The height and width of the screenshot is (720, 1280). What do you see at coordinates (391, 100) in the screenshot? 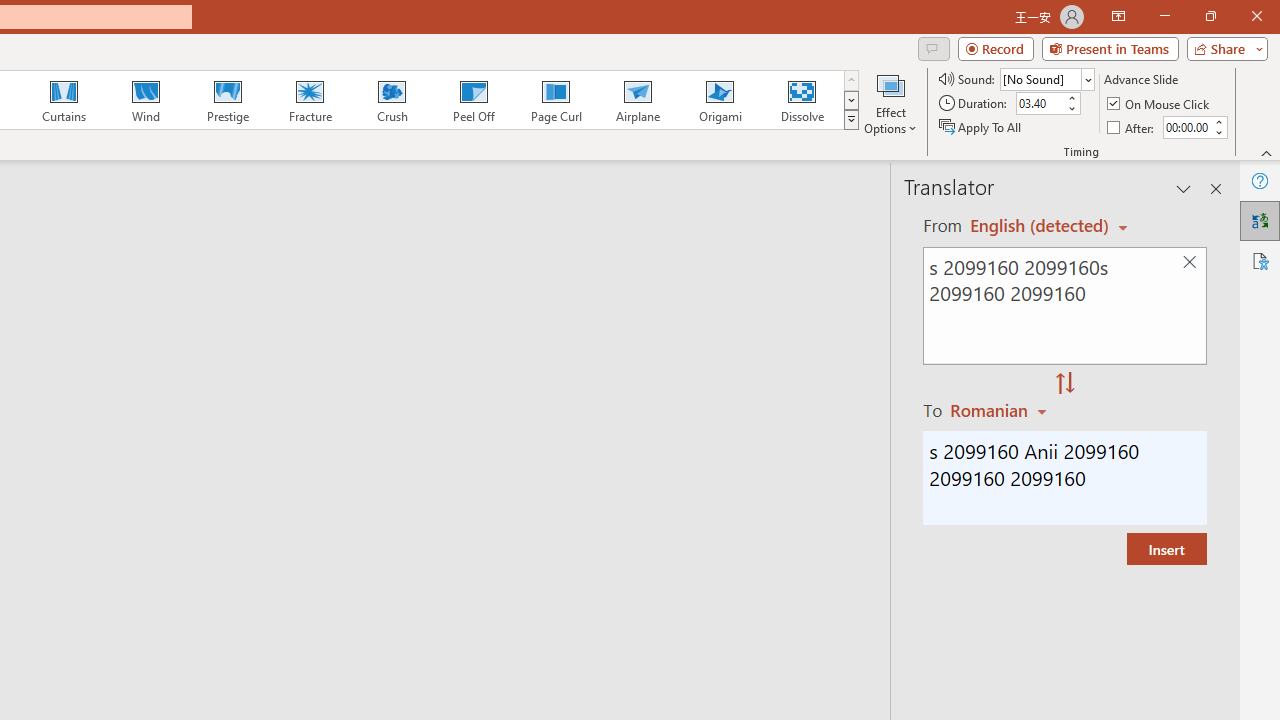
I see `'Crush'` at bounding box center [391, 100].